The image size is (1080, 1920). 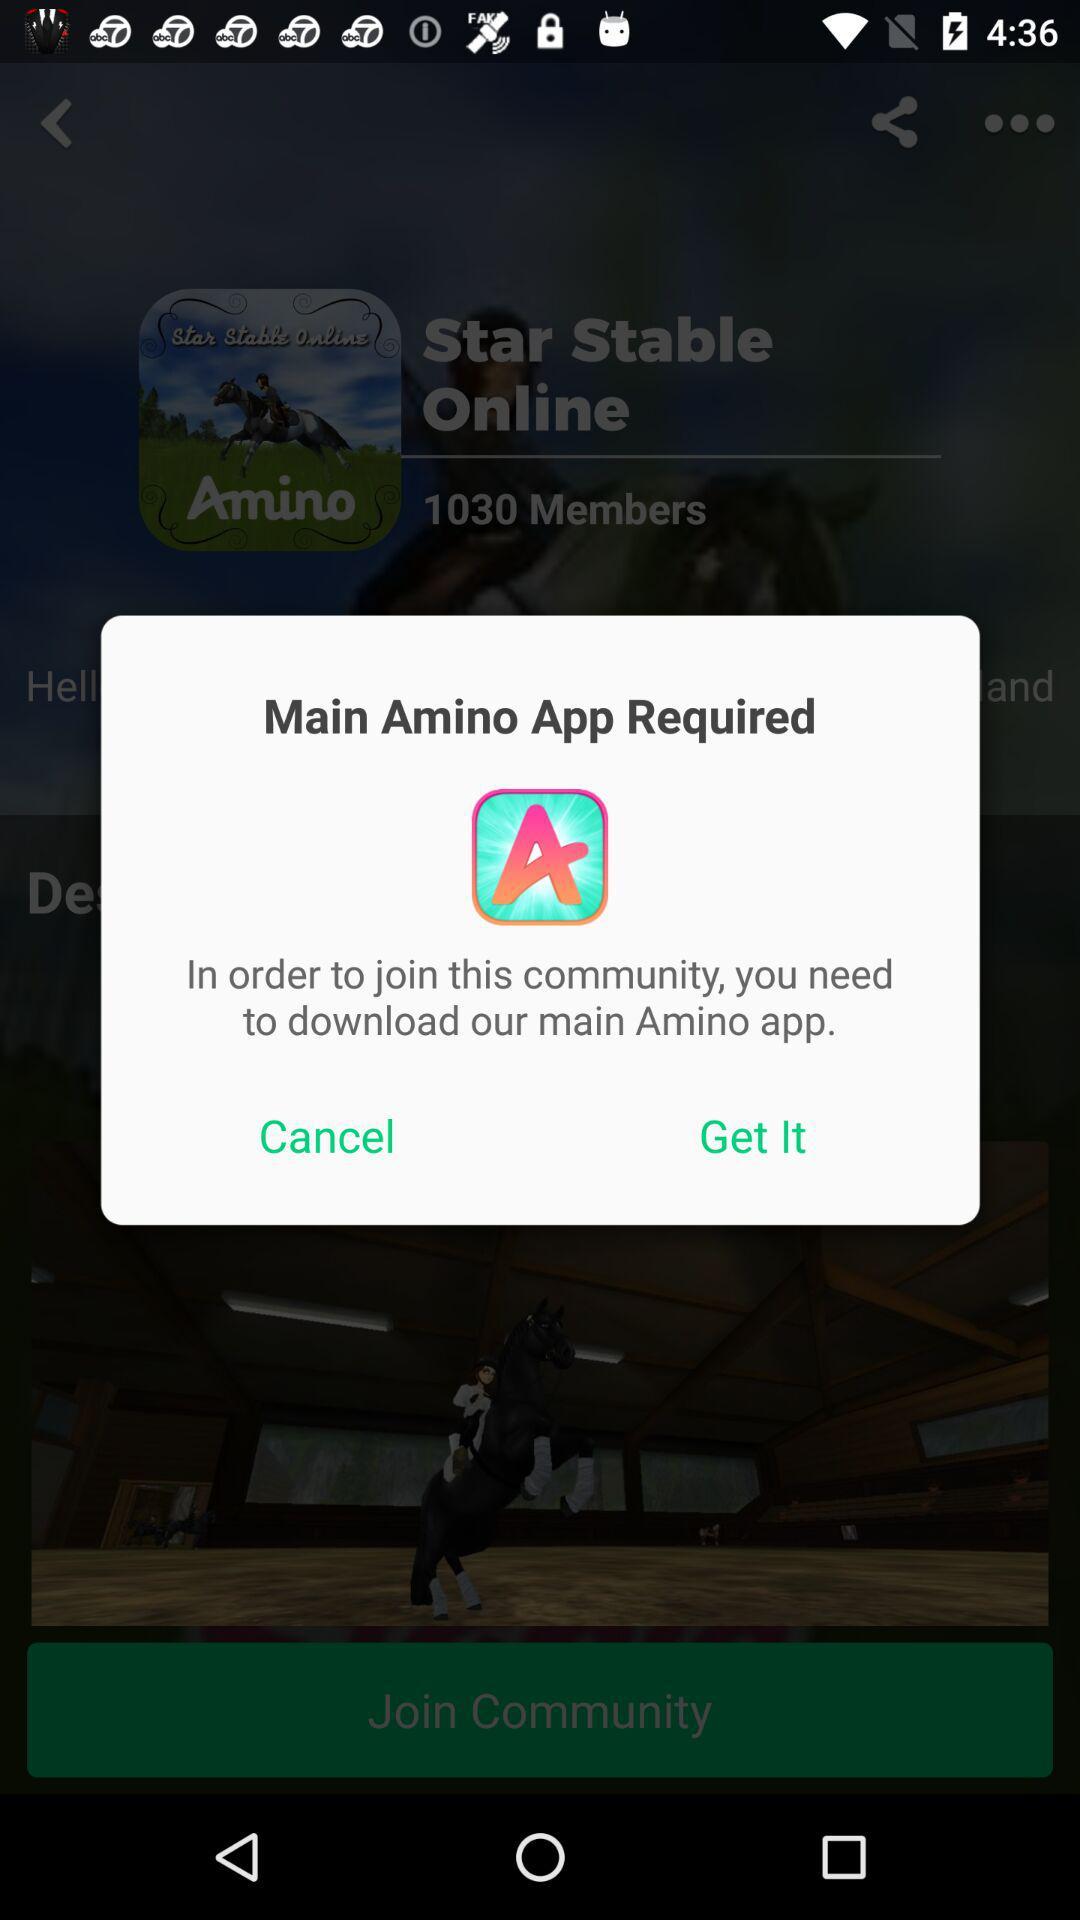 I want to click on icon to the right of cancel icon, so click(x=753, y=1135).